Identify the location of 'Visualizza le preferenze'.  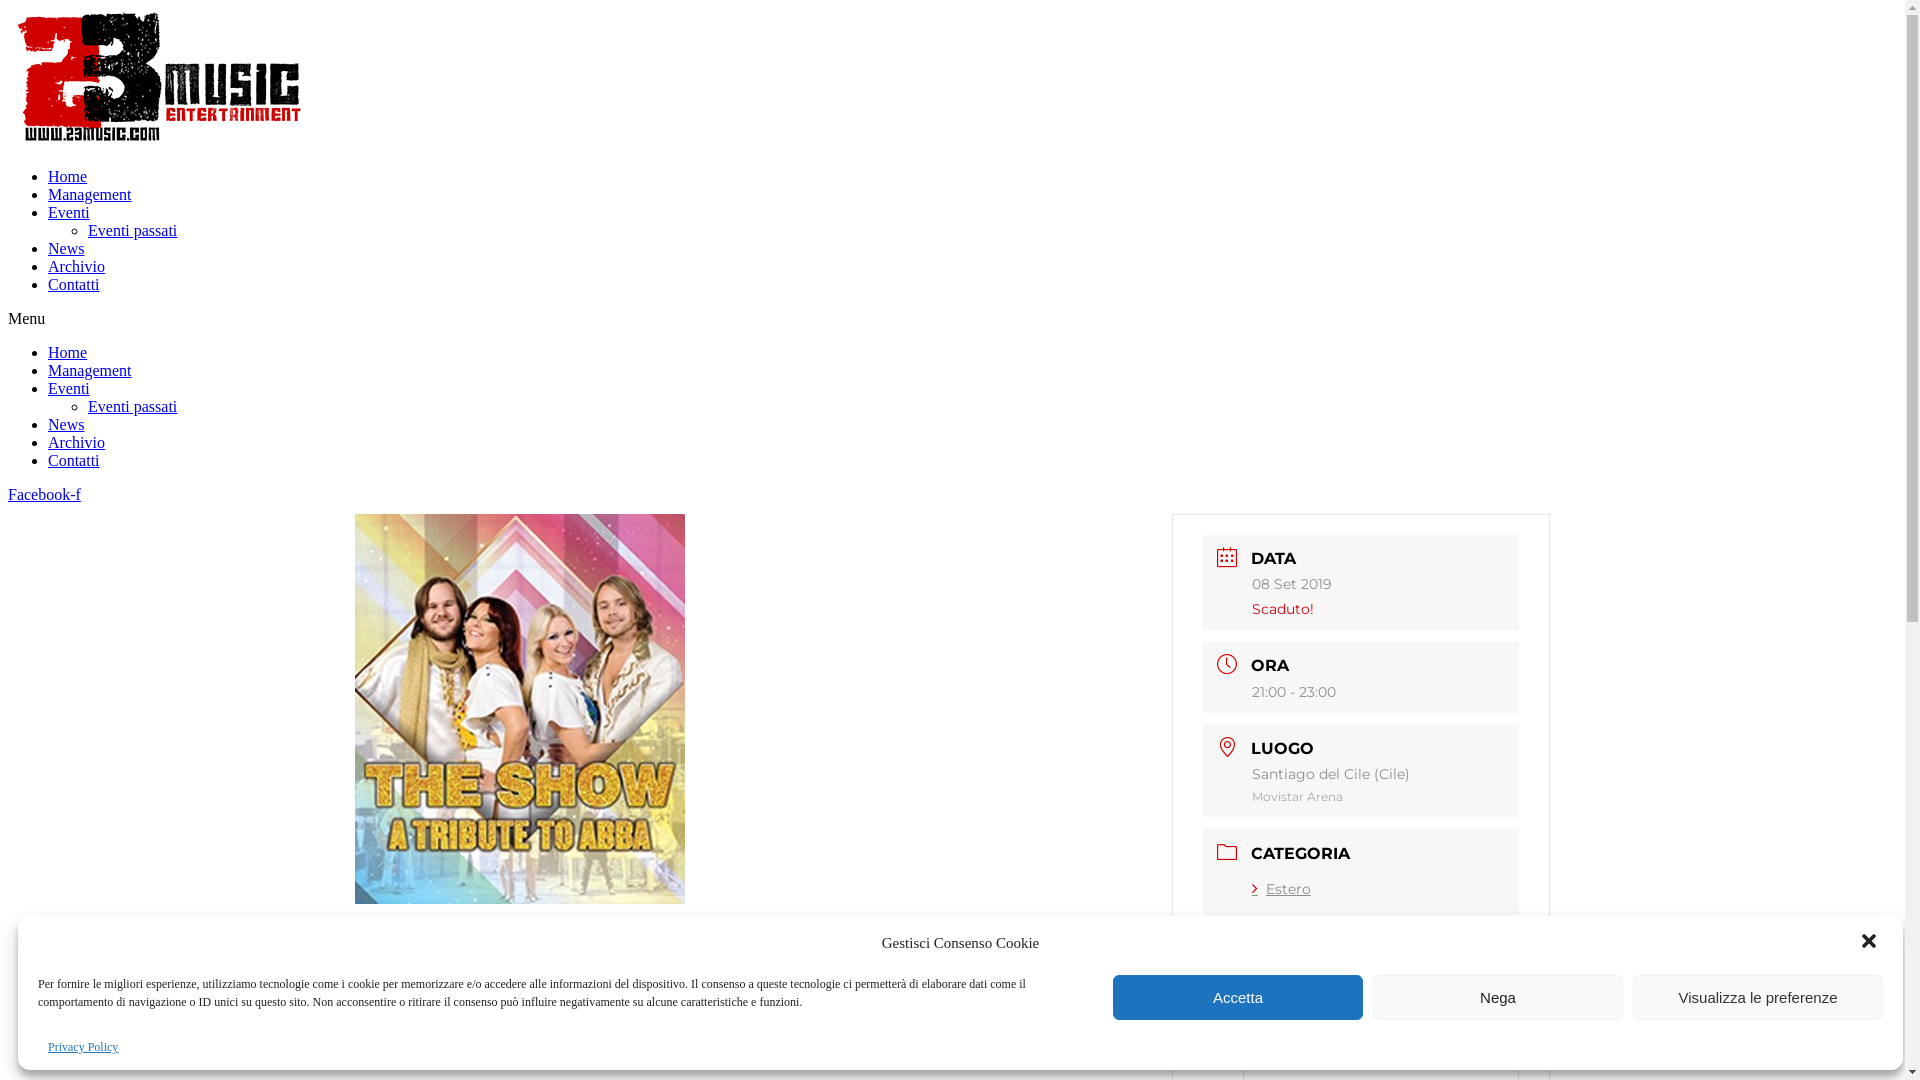
(1756, 997).